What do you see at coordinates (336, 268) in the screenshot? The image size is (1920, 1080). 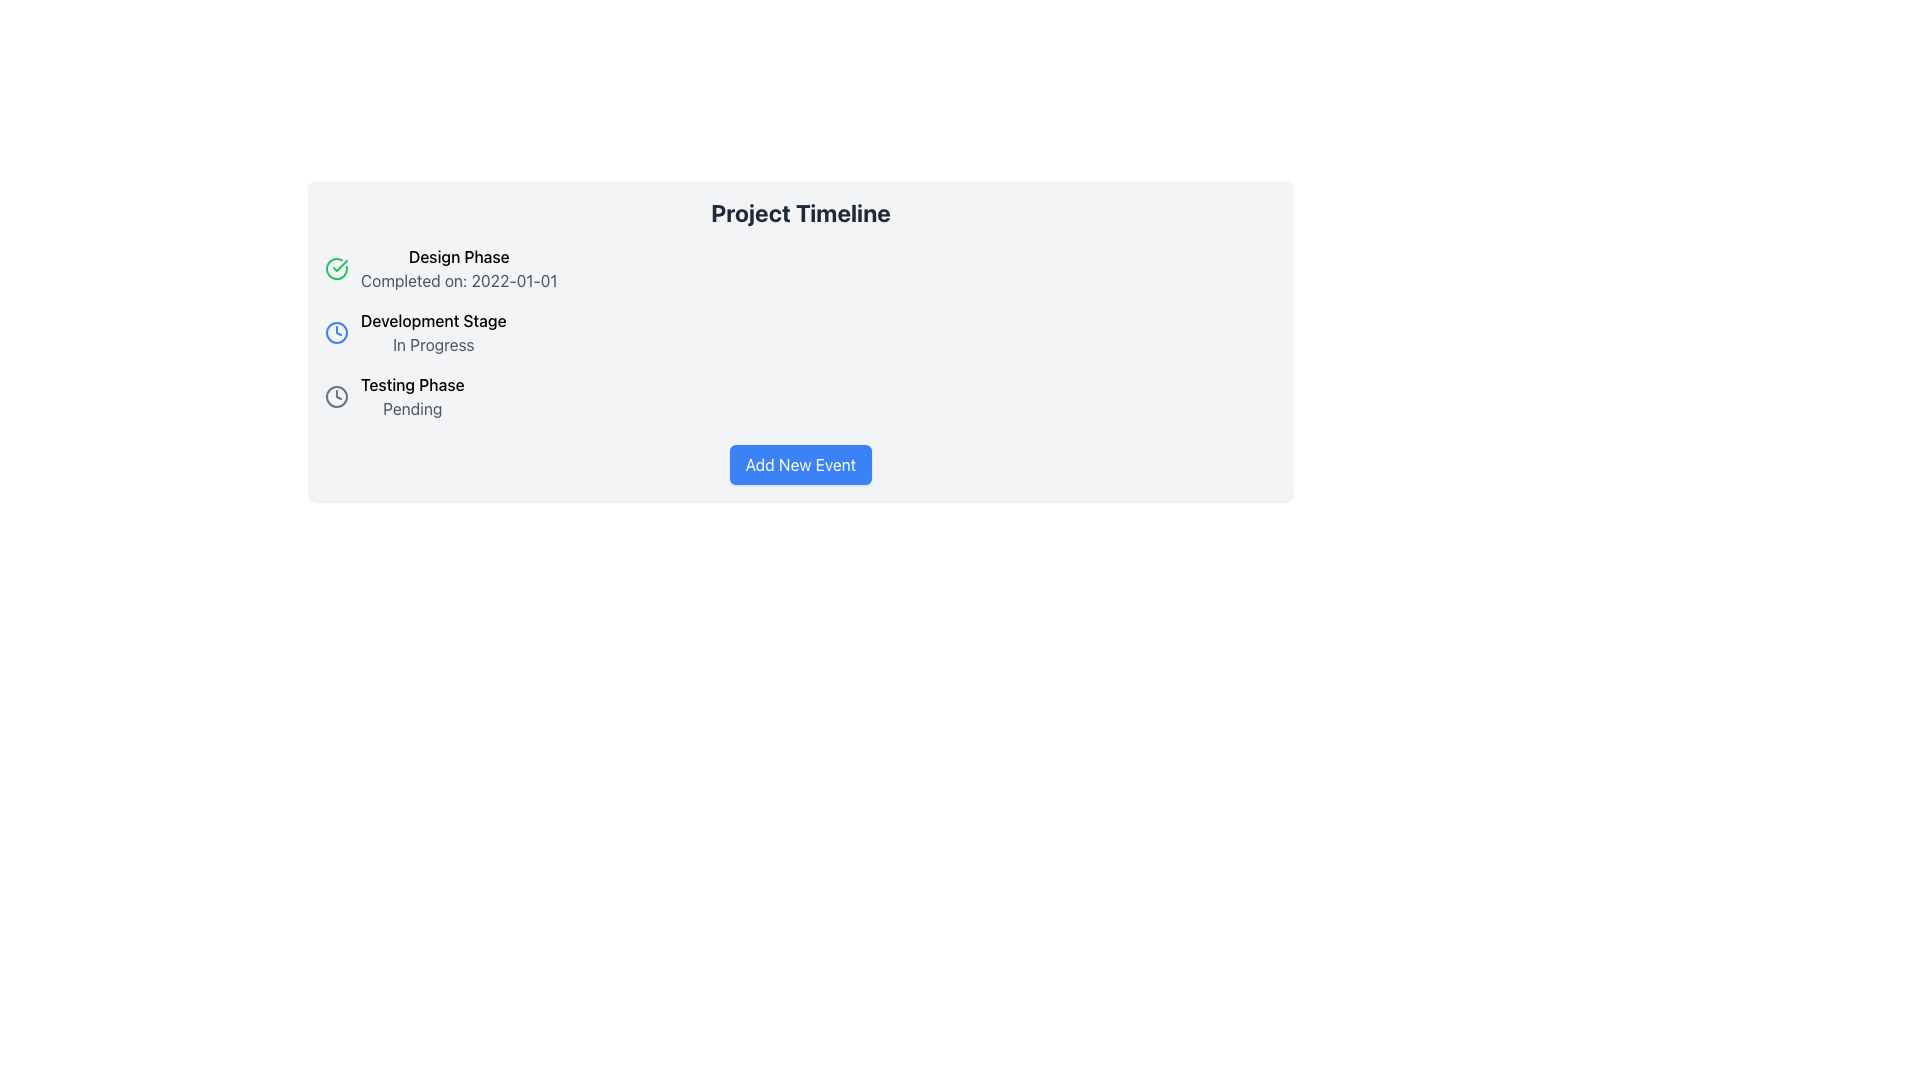 I see `the green outlined circle icon with a check mark inside it, located to the left of the 'Design Phase' title, to acknowledge the completion` at bounding box center [336, 268].